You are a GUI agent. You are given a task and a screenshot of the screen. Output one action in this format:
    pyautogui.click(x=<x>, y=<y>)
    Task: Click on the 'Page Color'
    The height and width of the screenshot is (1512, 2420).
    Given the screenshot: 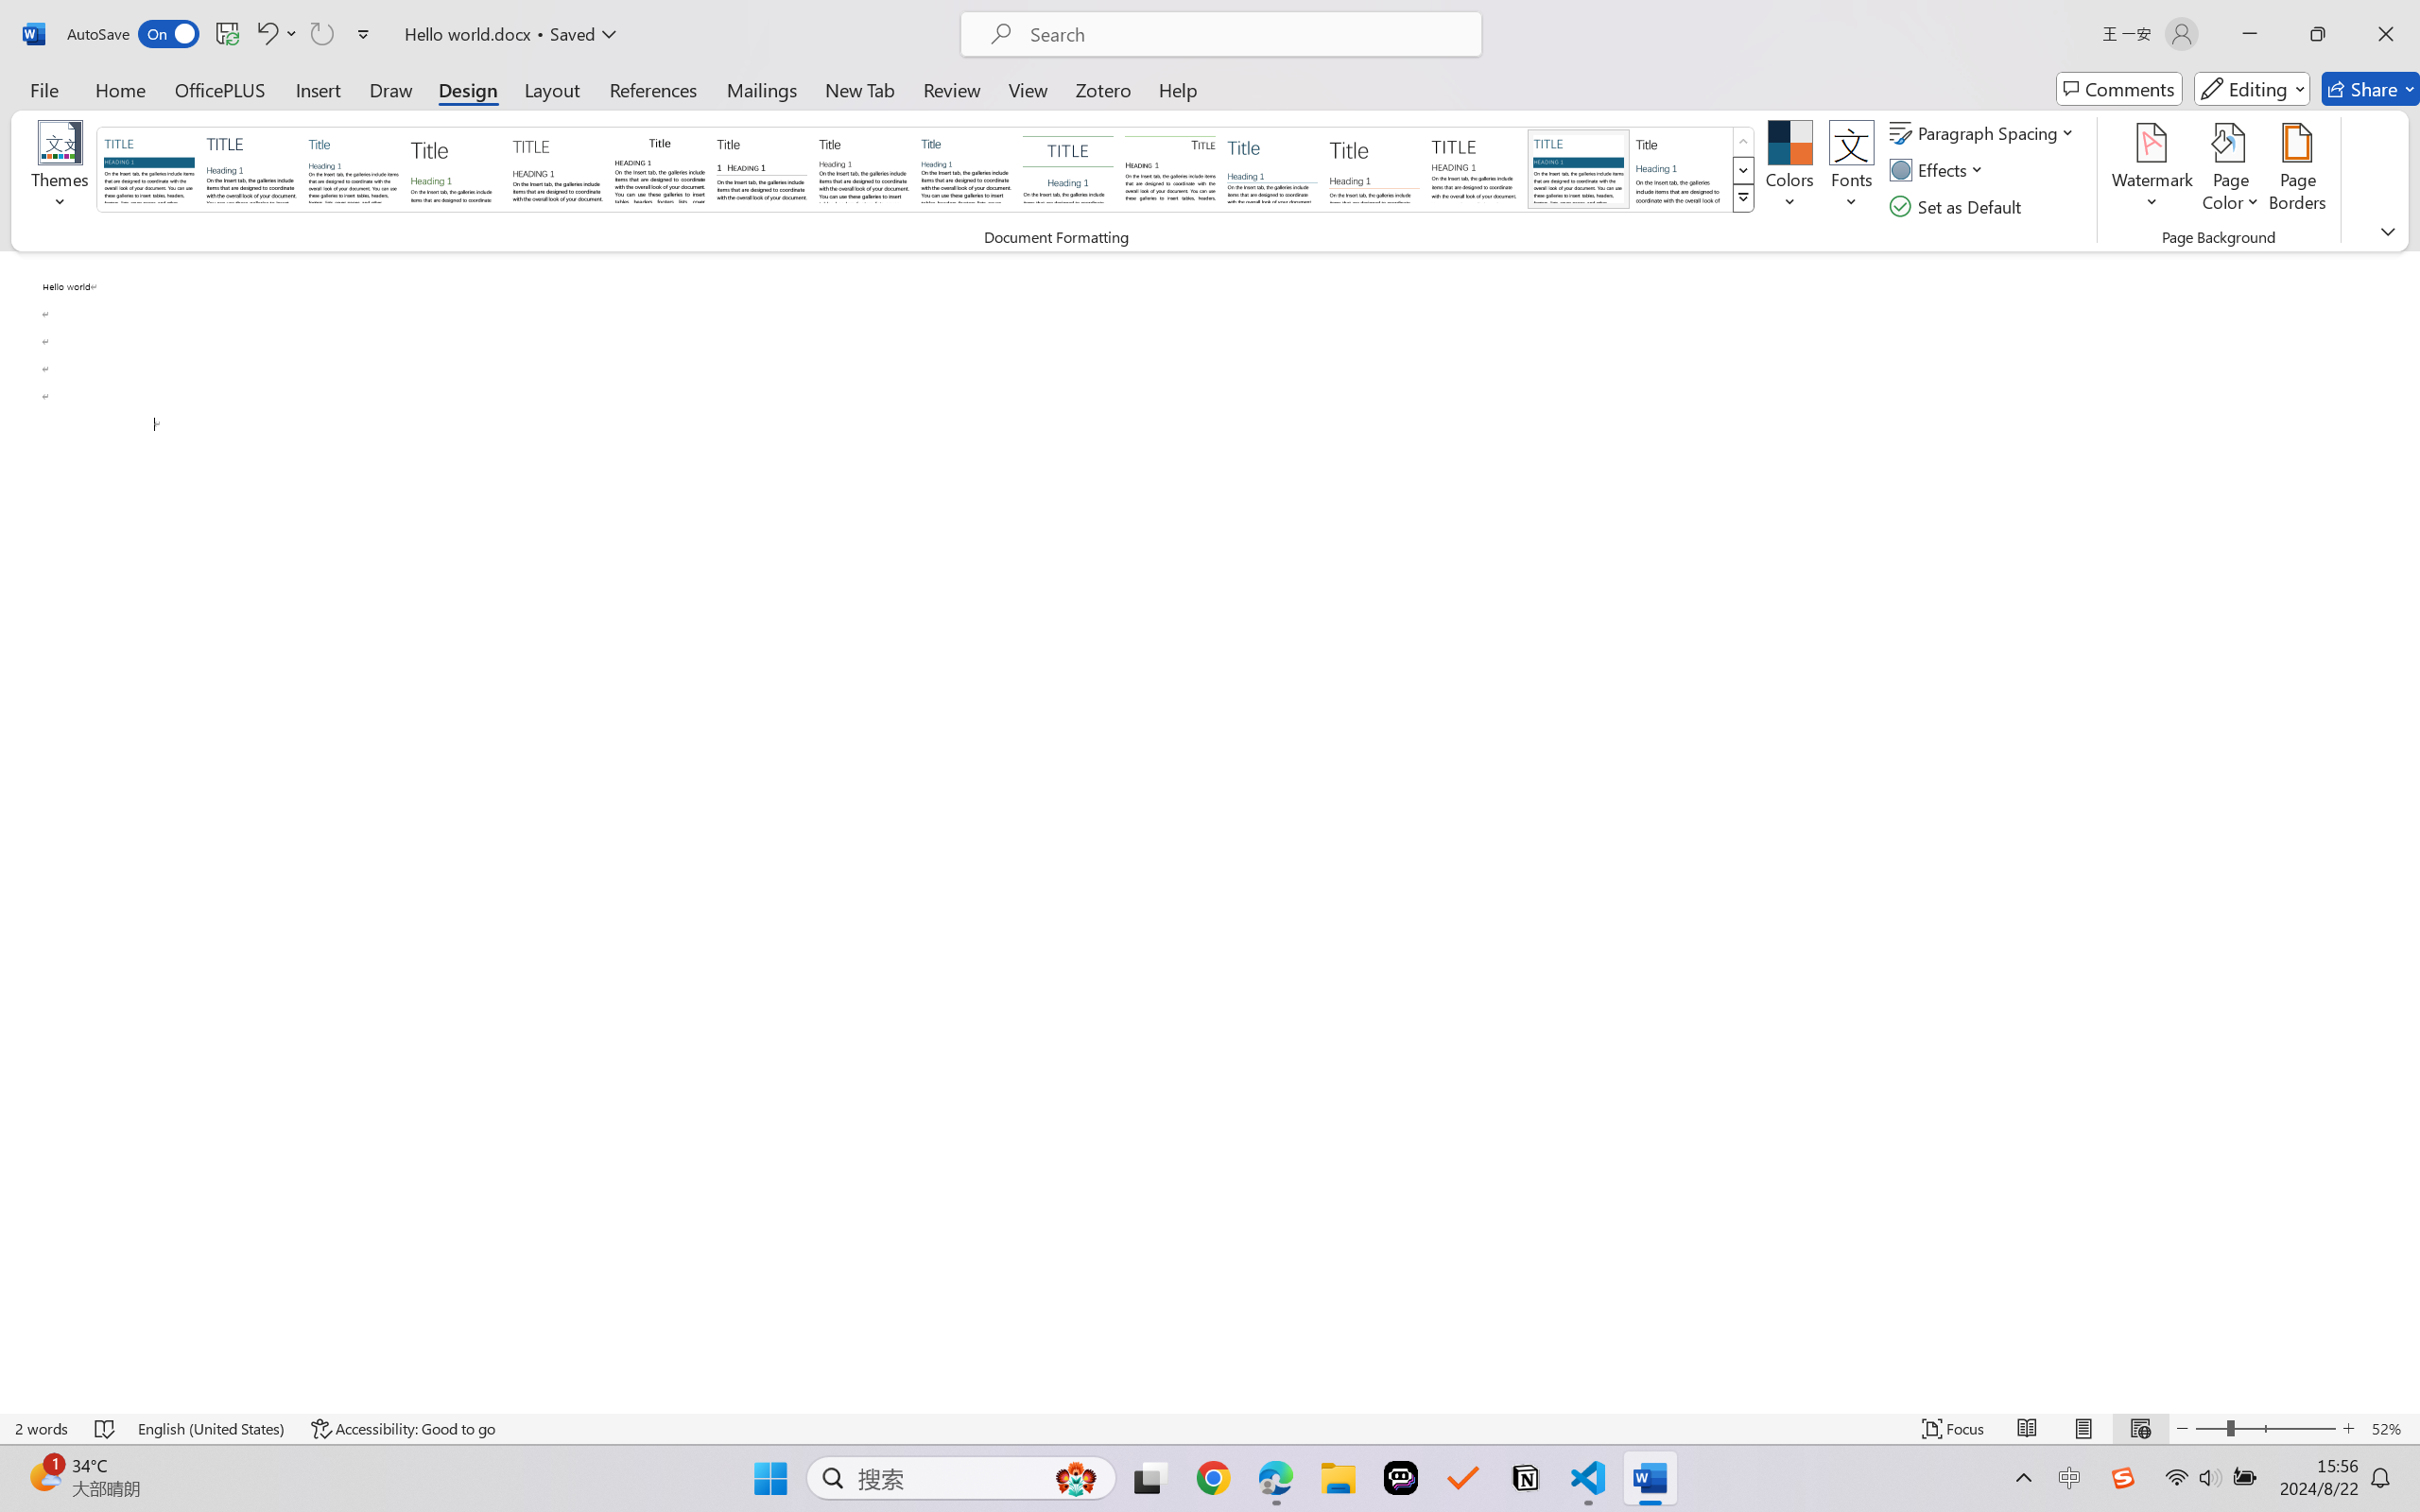 What is the action you would take?
    pyautogui.click(x=2230, y=170)
    